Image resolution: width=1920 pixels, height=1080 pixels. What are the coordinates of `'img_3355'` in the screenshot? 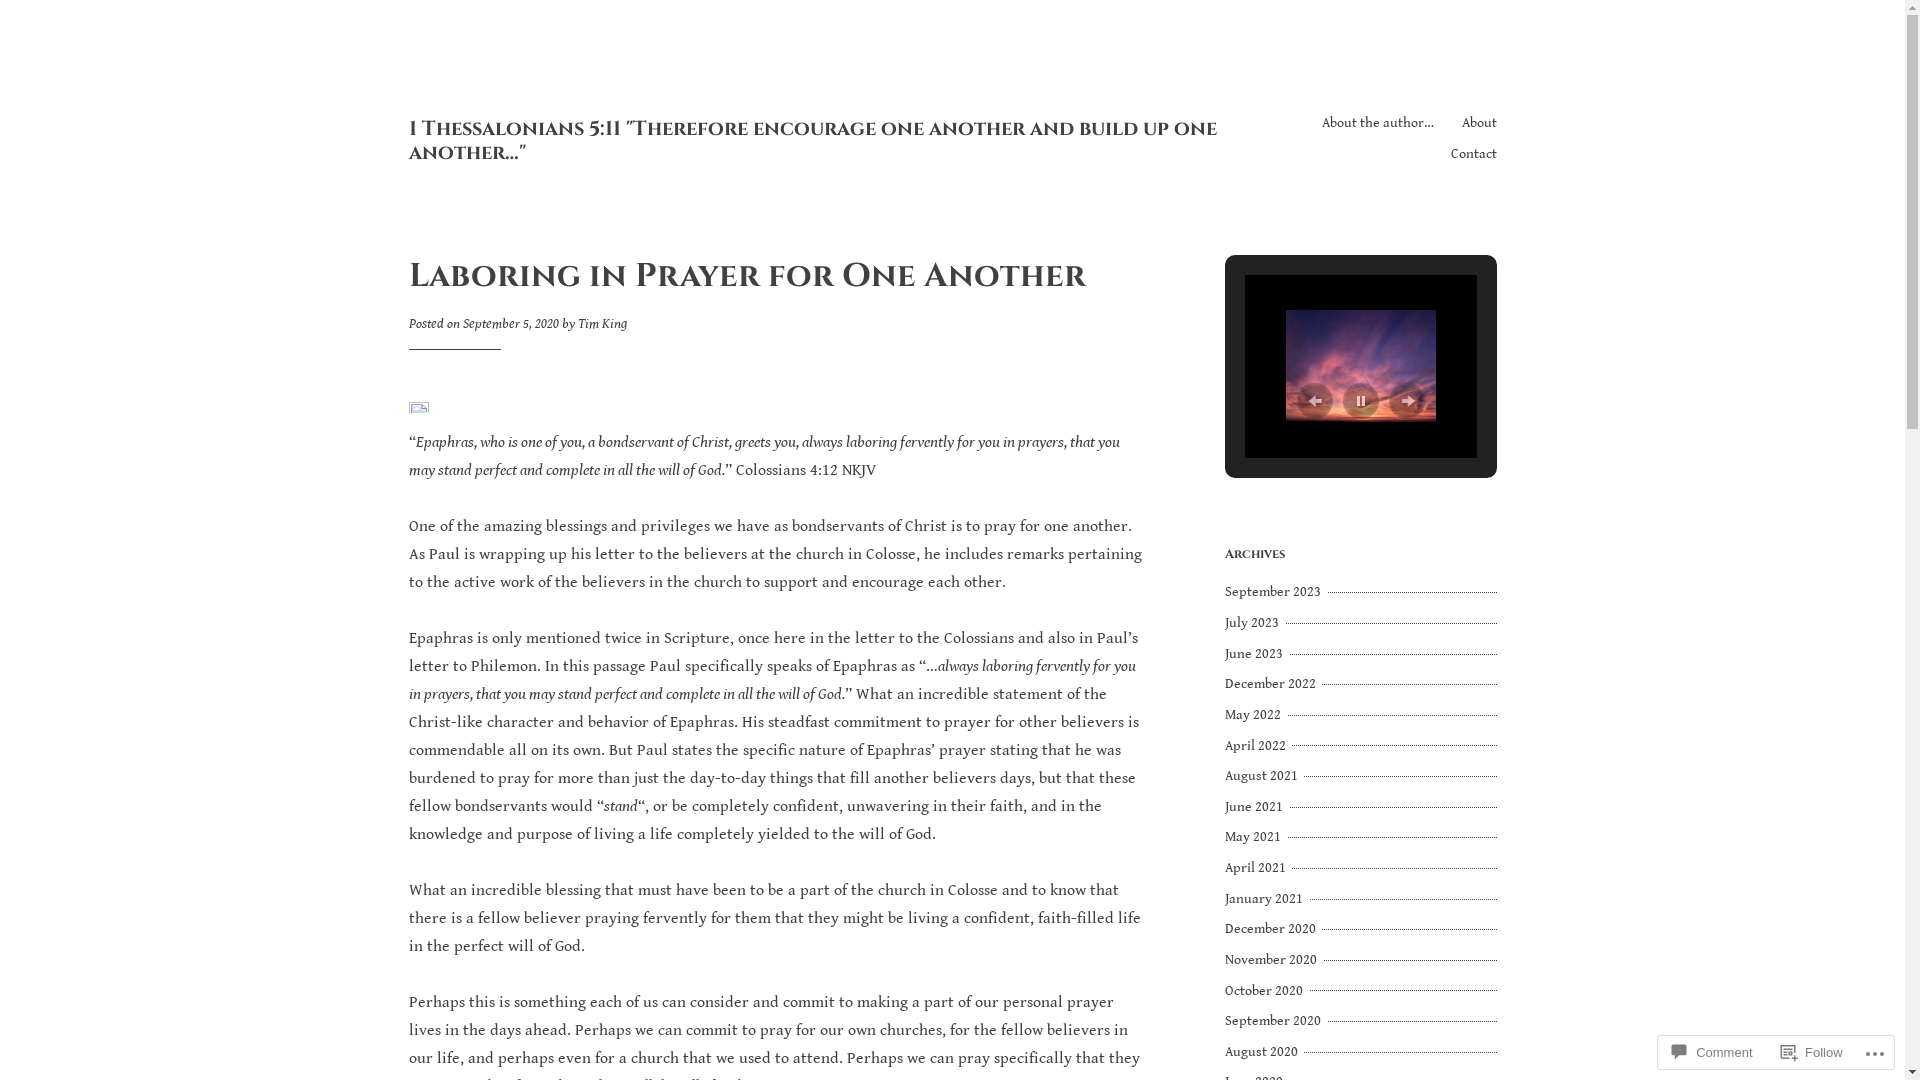 It's located at (1360, 366).